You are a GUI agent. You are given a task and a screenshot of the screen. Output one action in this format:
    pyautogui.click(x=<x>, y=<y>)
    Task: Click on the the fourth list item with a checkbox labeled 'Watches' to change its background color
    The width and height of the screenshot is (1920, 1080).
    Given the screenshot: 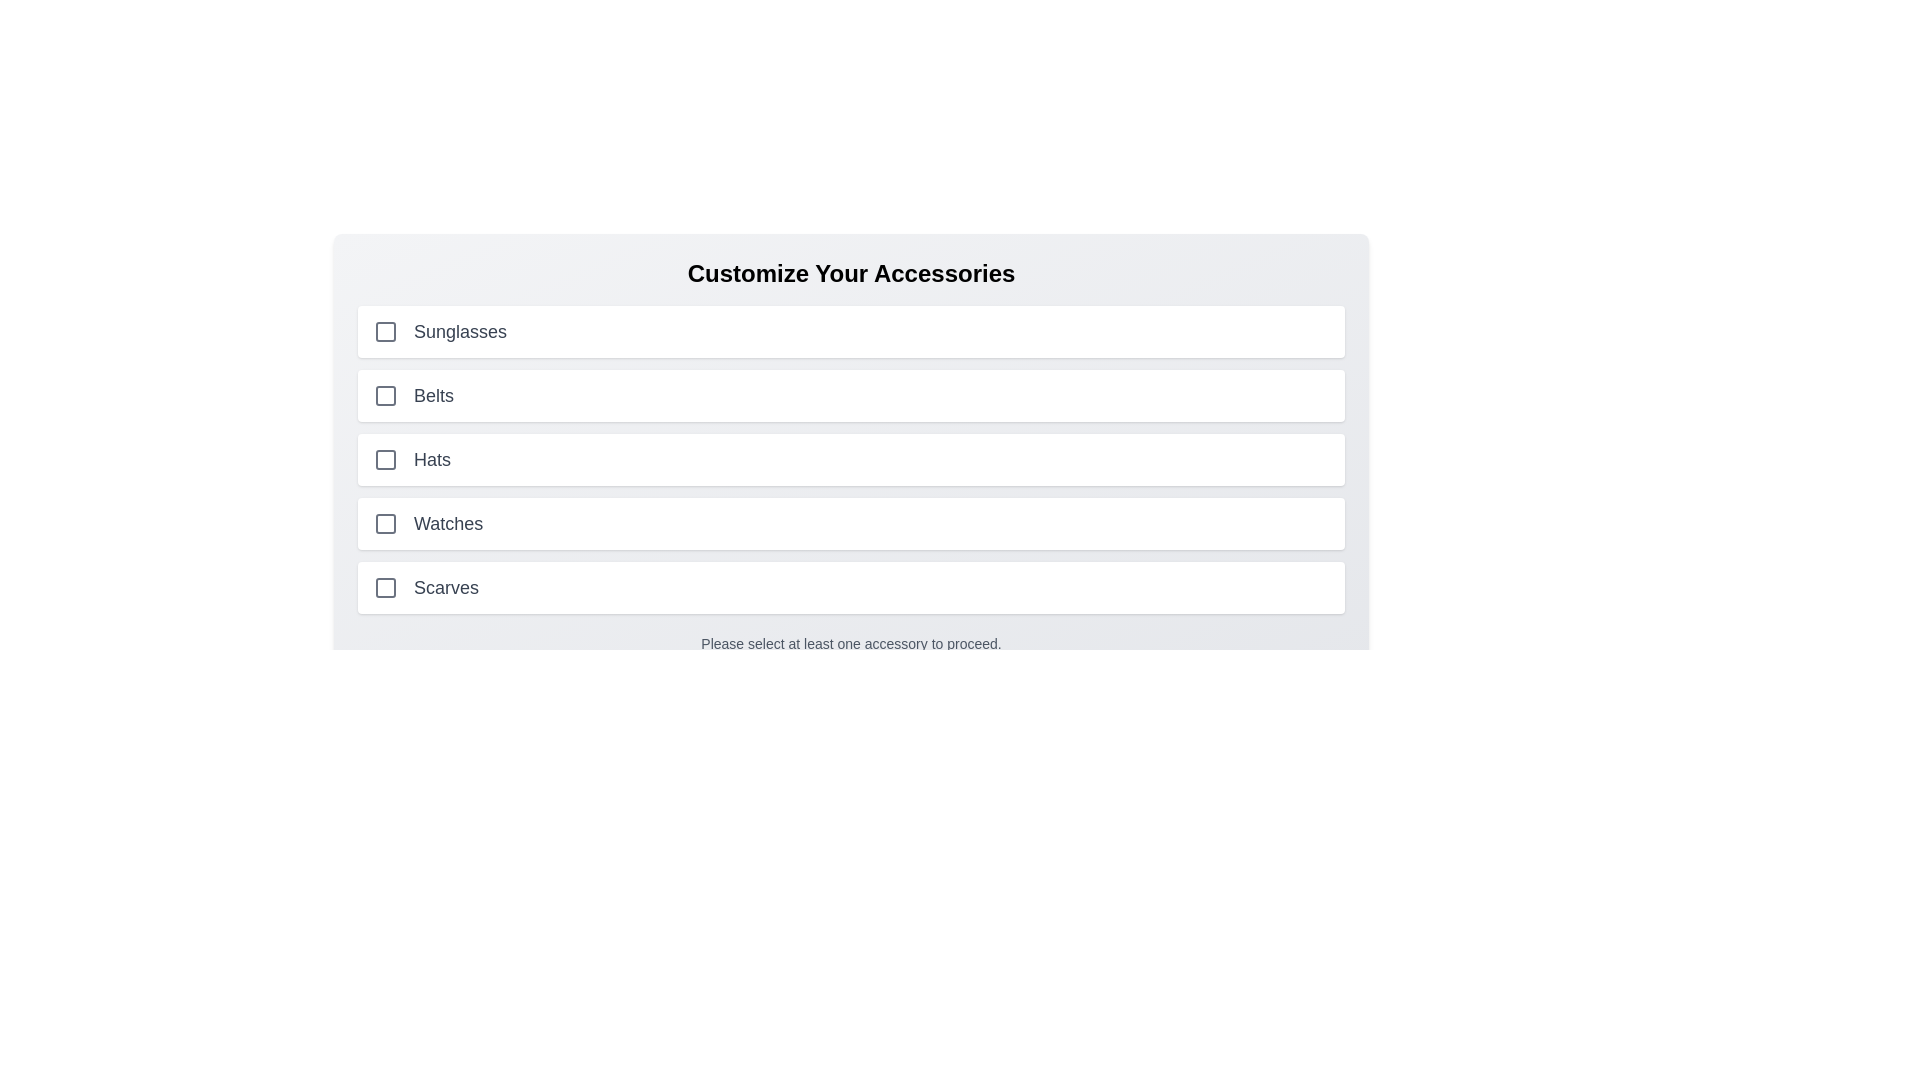 What is the action you would take?
    pyautogui.click(x=851, y=523)
    